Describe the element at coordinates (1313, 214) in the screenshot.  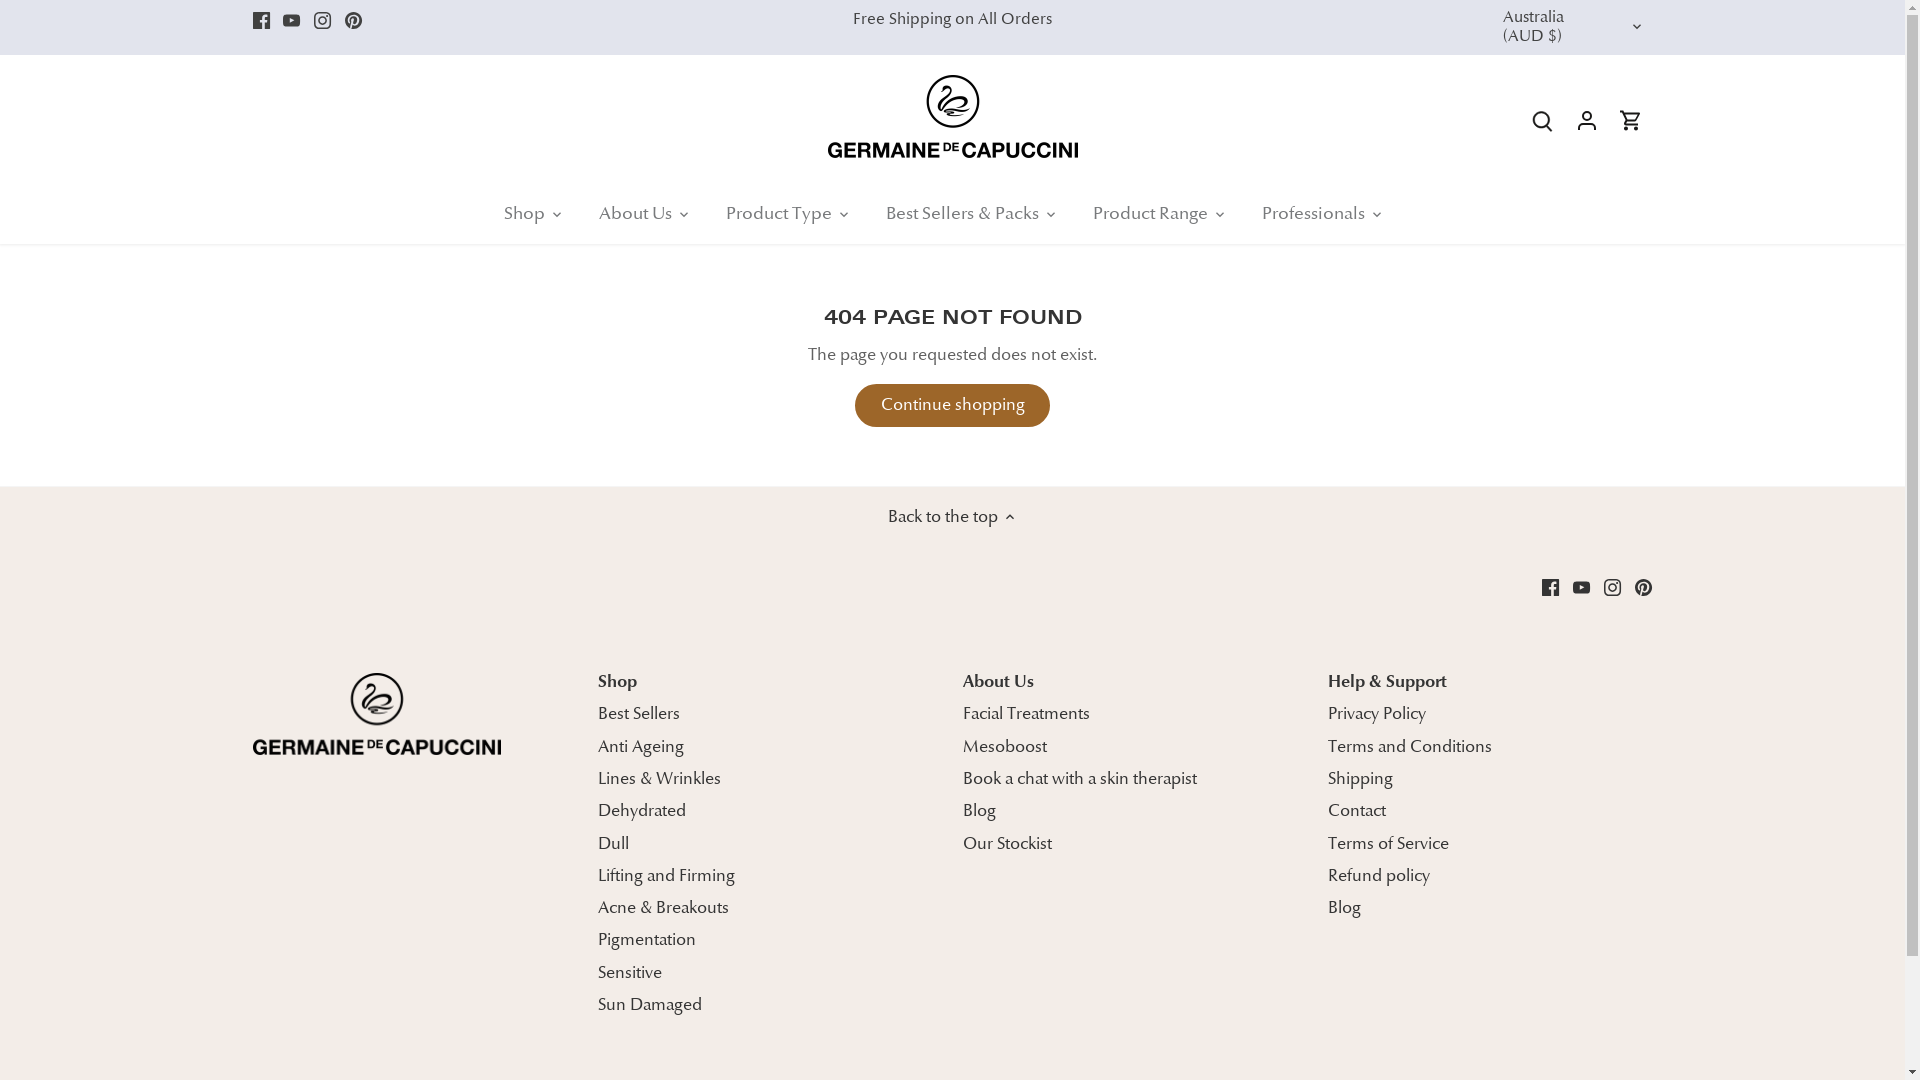
I see `'Professionals'` at that location.